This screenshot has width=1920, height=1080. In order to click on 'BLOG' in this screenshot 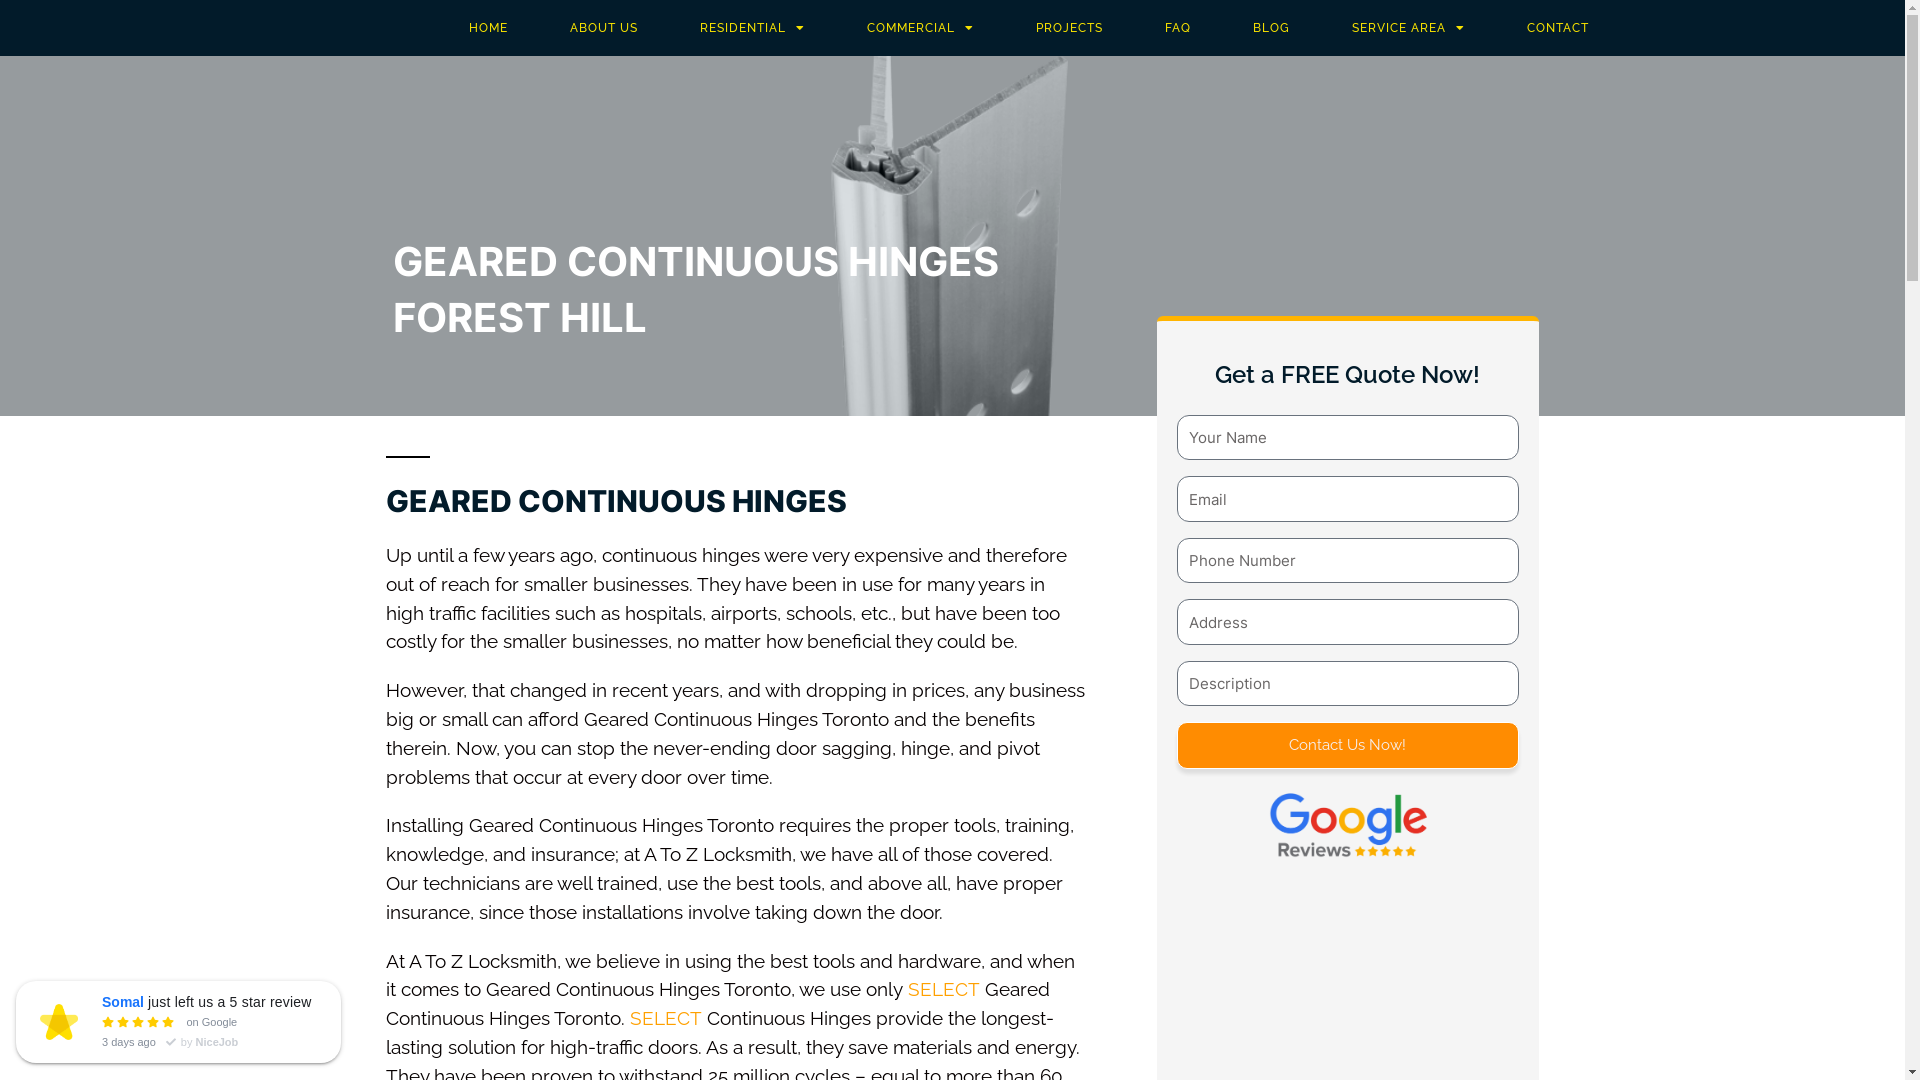, I will do `click(1270, 27)`.